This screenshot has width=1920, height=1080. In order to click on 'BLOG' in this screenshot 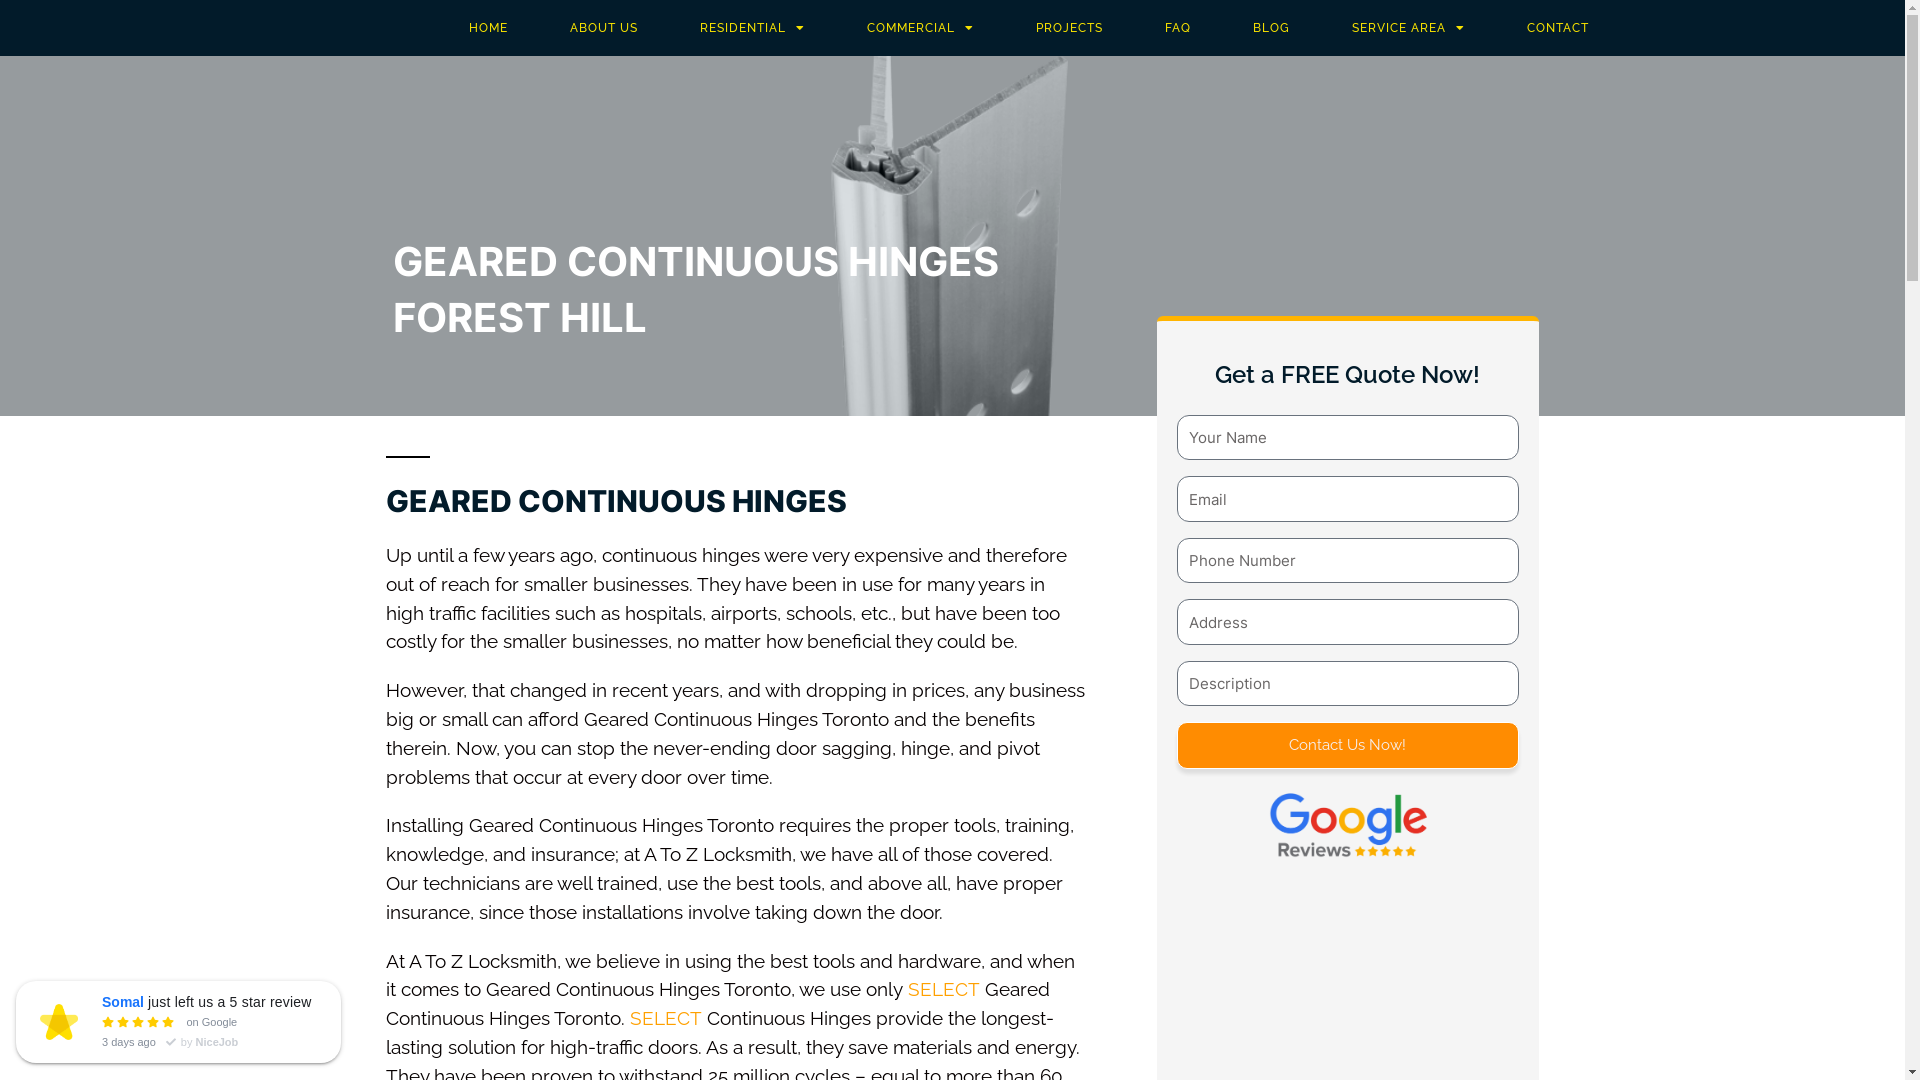, I will do `click(1270, 27)`.